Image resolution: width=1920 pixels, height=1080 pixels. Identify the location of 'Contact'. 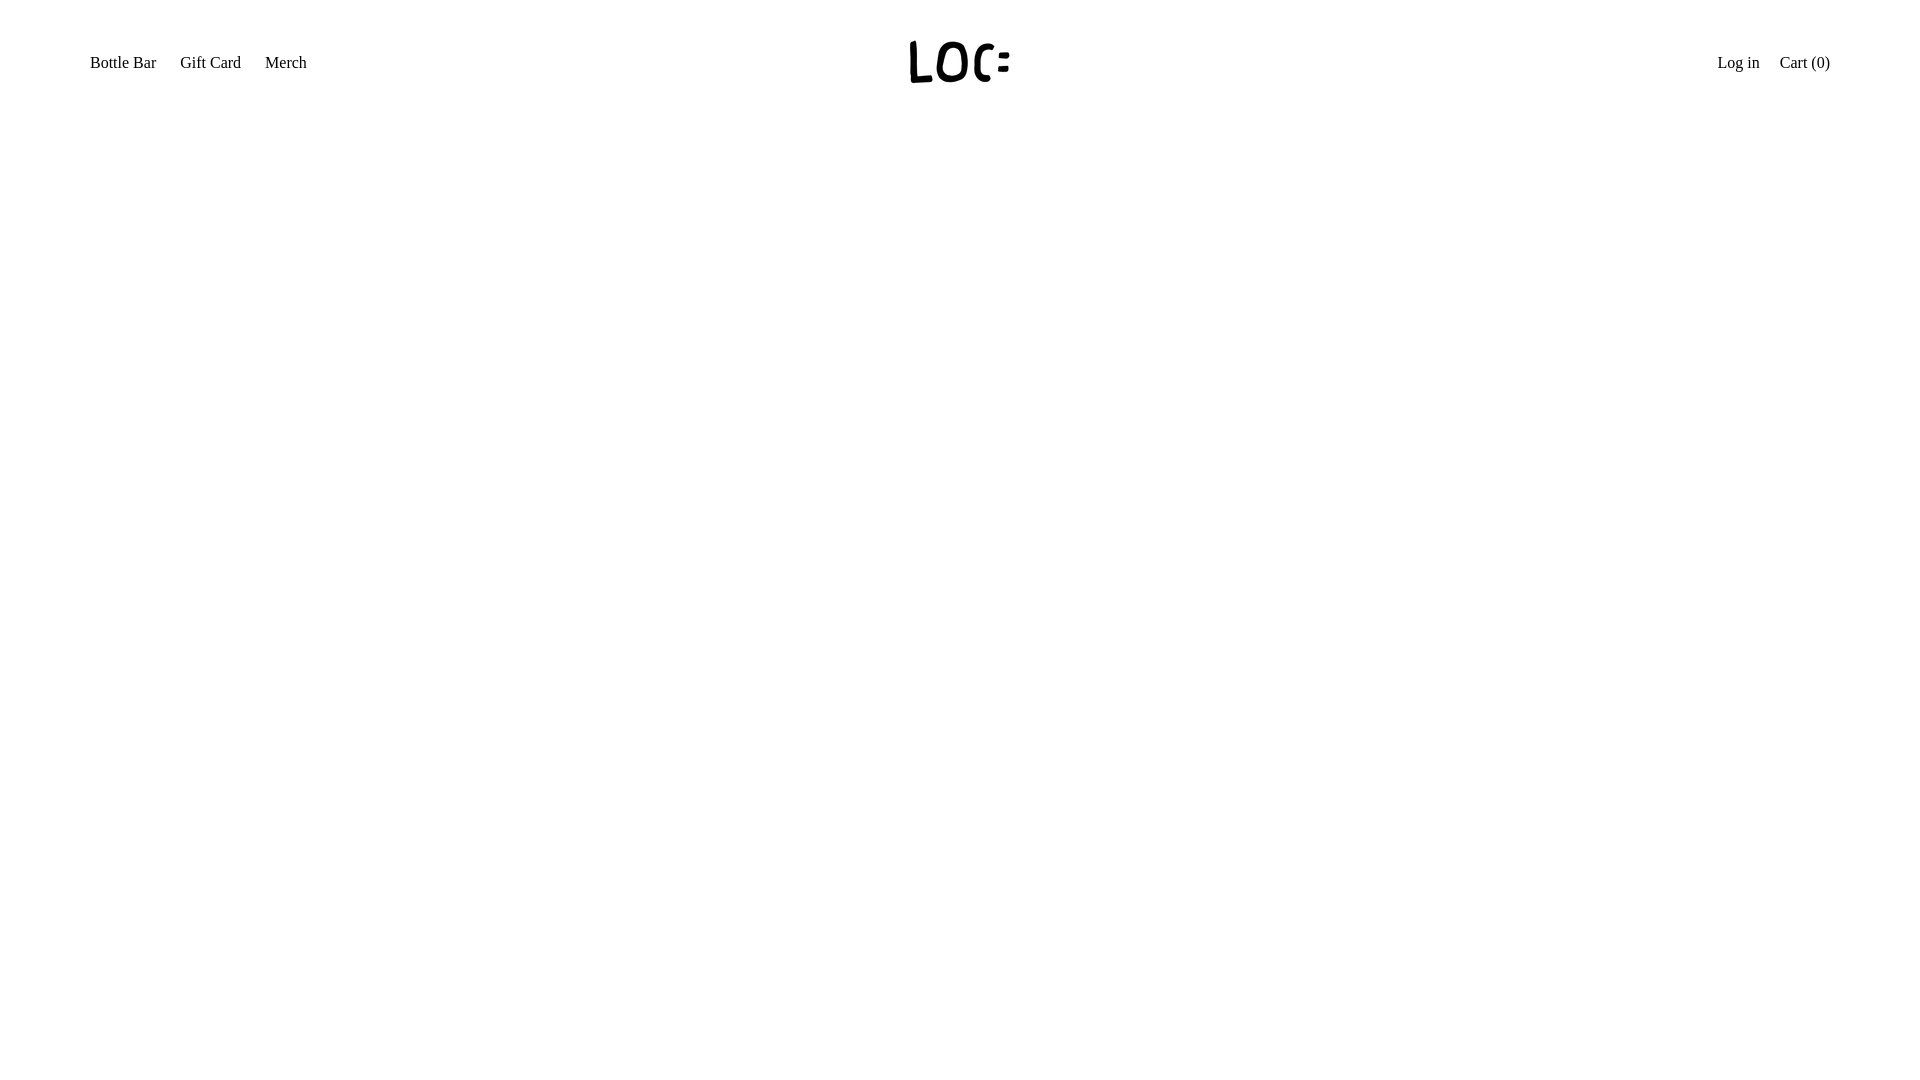
(133, 420).